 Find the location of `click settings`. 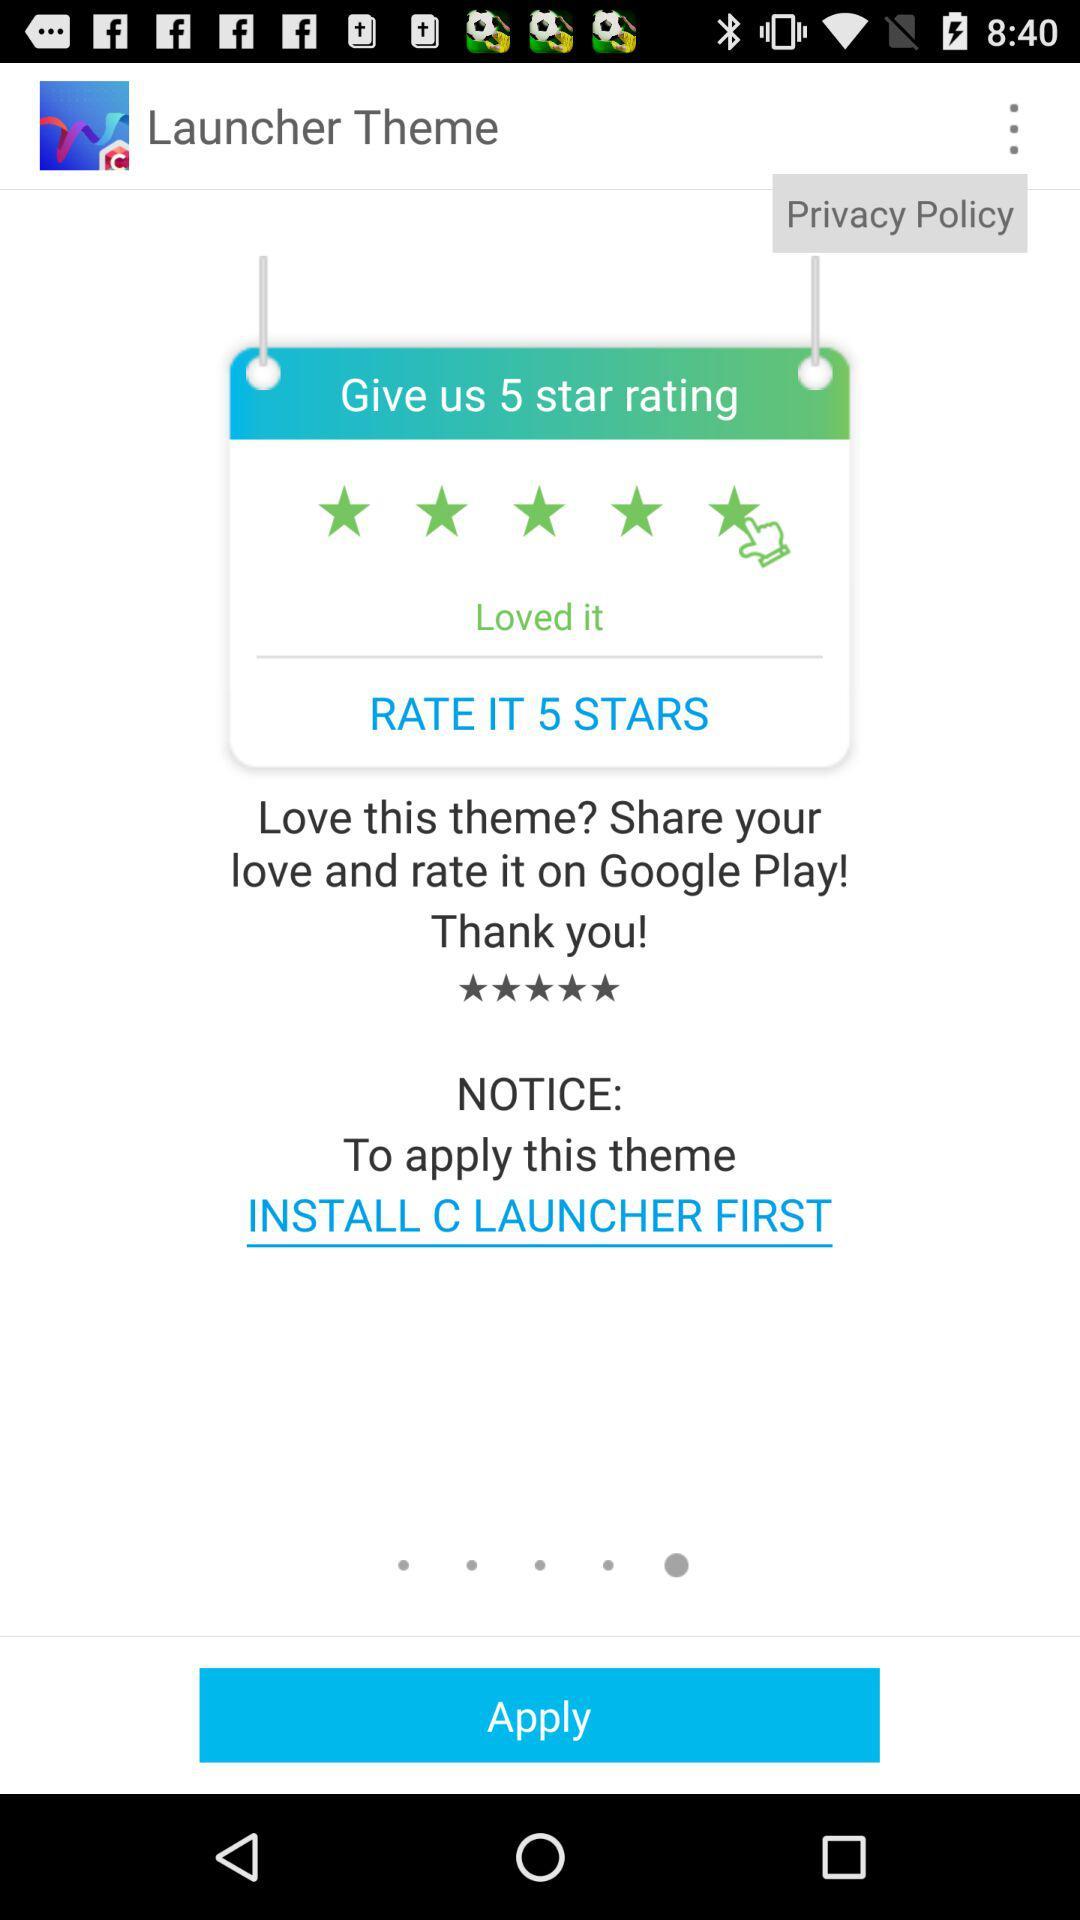

click settings is located at coordinates (1014, 128).